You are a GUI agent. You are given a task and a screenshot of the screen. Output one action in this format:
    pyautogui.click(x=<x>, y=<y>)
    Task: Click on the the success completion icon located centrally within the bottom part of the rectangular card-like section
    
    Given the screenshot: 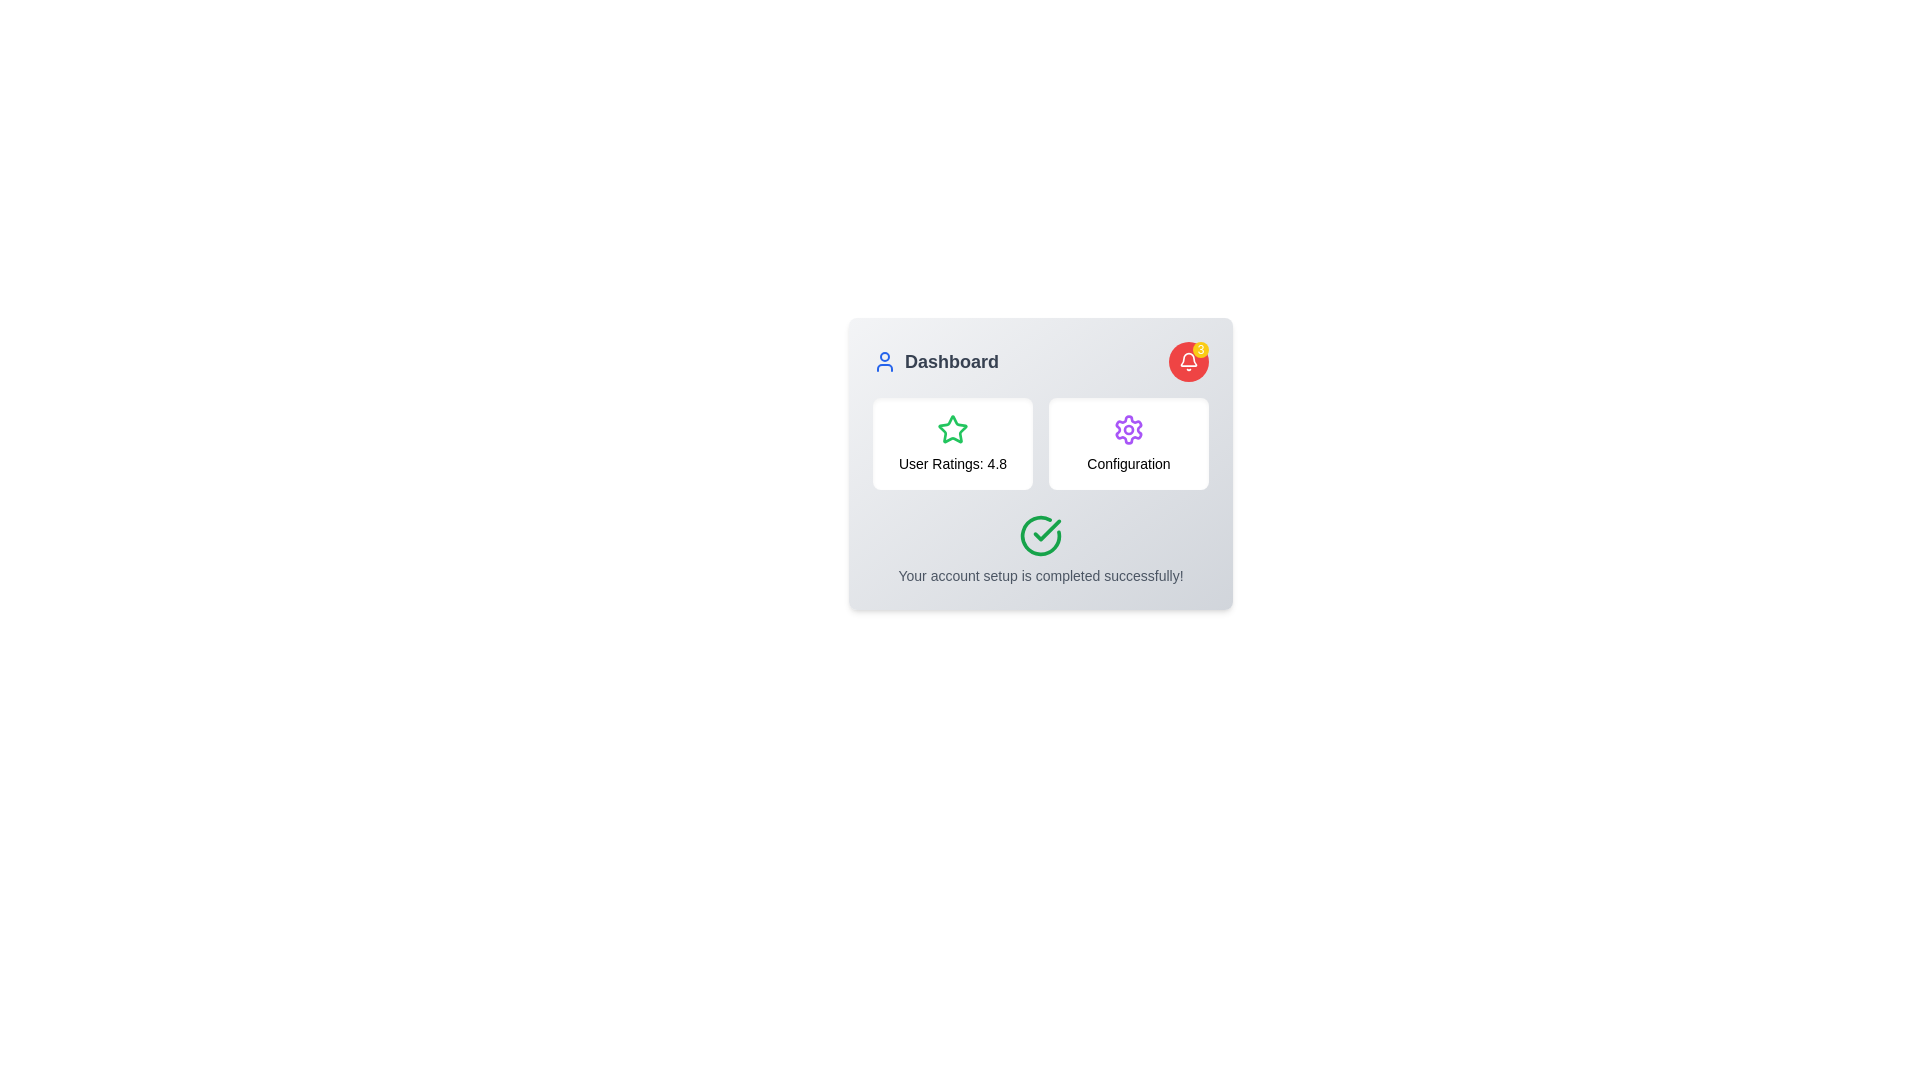 What is the action you would take?
    pyautogui.click(x=1040, y=535)
    